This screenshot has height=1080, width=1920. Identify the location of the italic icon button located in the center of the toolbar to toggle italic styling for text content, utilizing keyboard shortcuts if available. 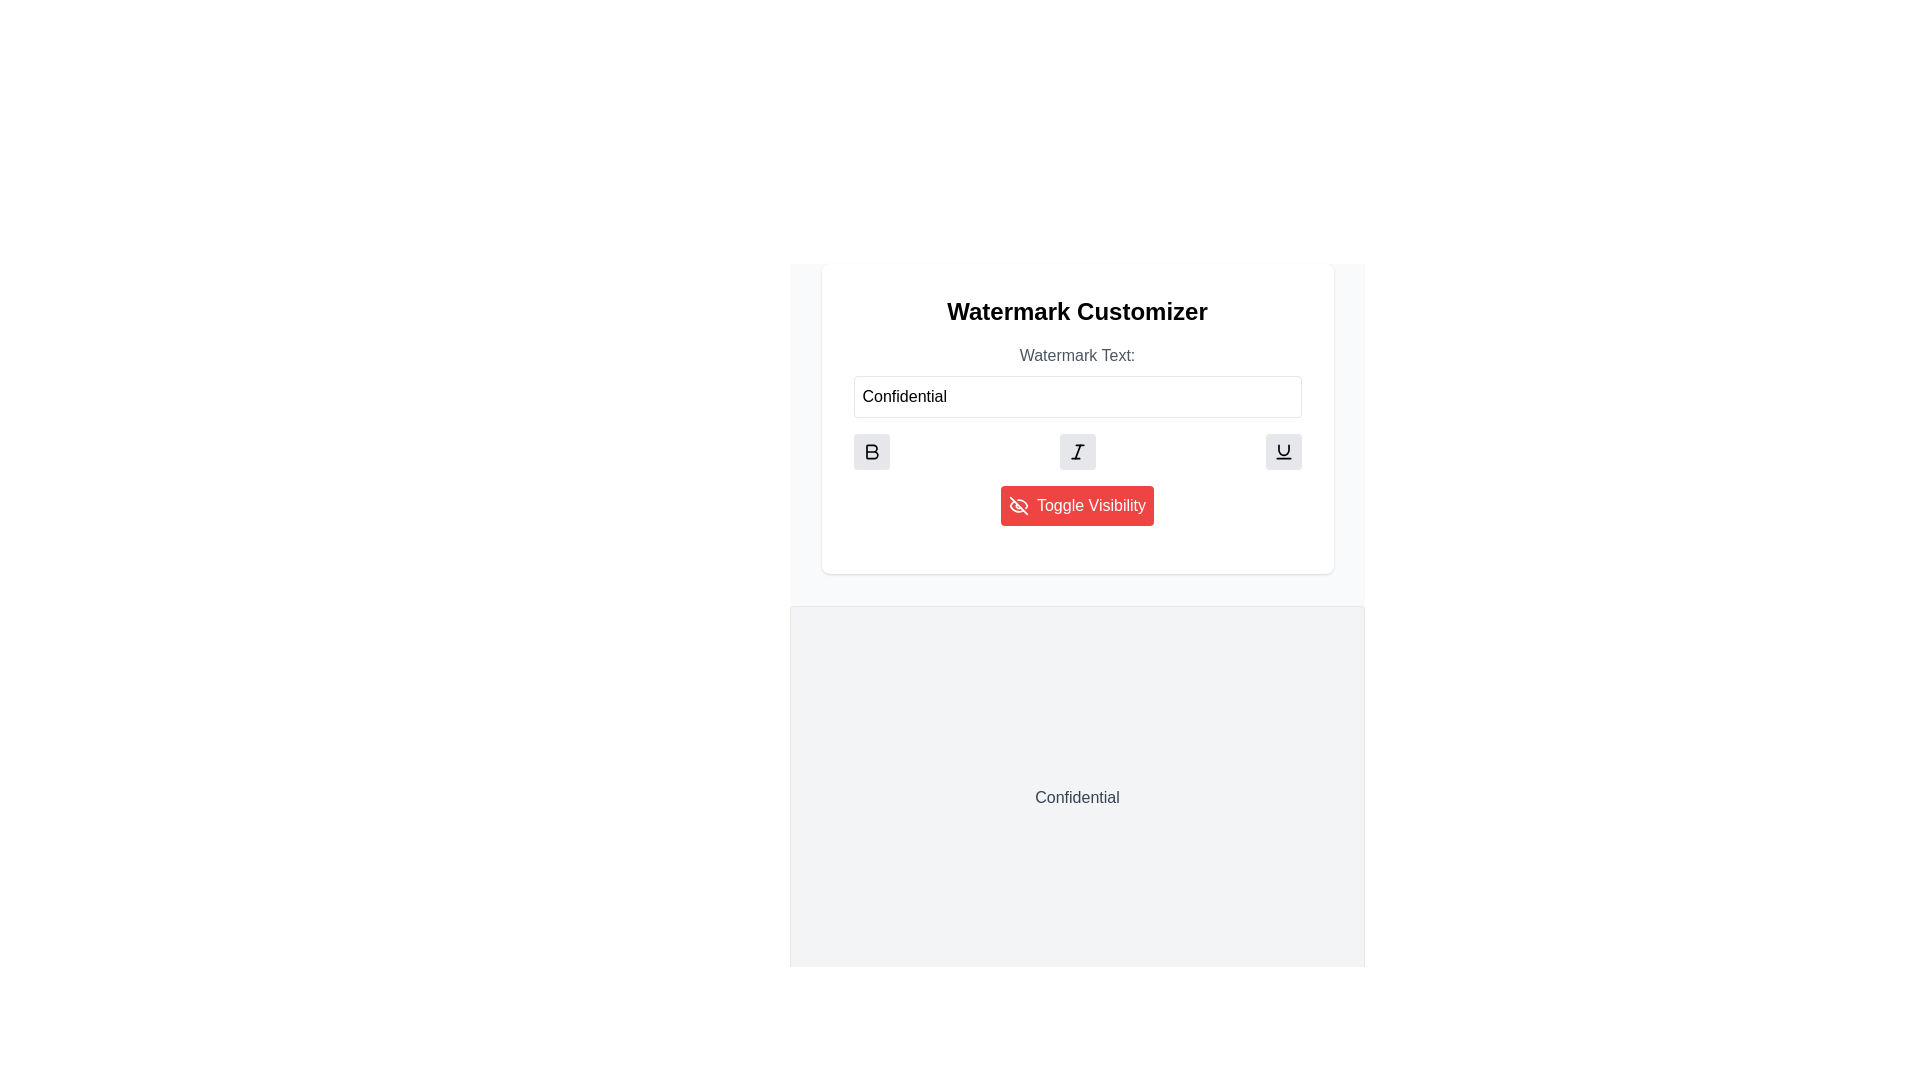
(1076, 451).